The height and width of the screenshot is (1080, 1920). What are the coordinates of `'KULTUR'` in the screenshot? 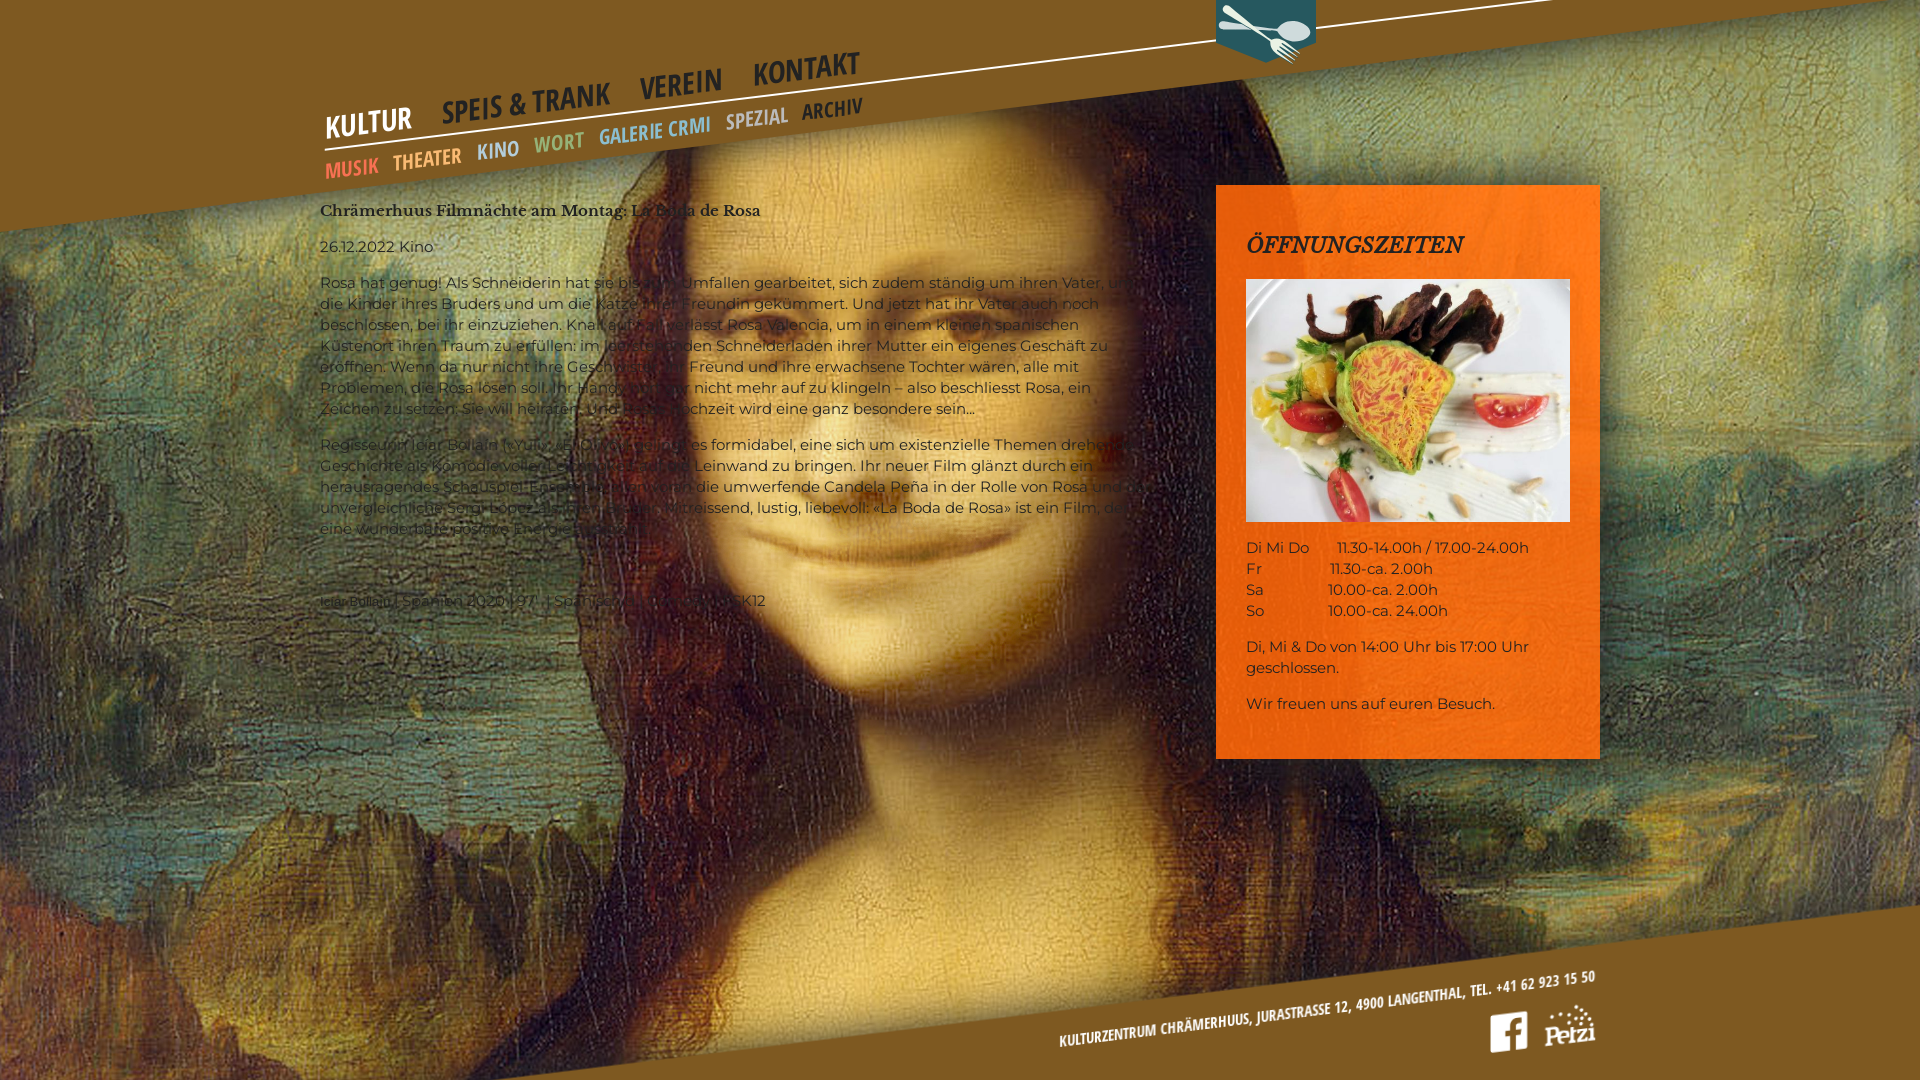 It's located at (369, 115).